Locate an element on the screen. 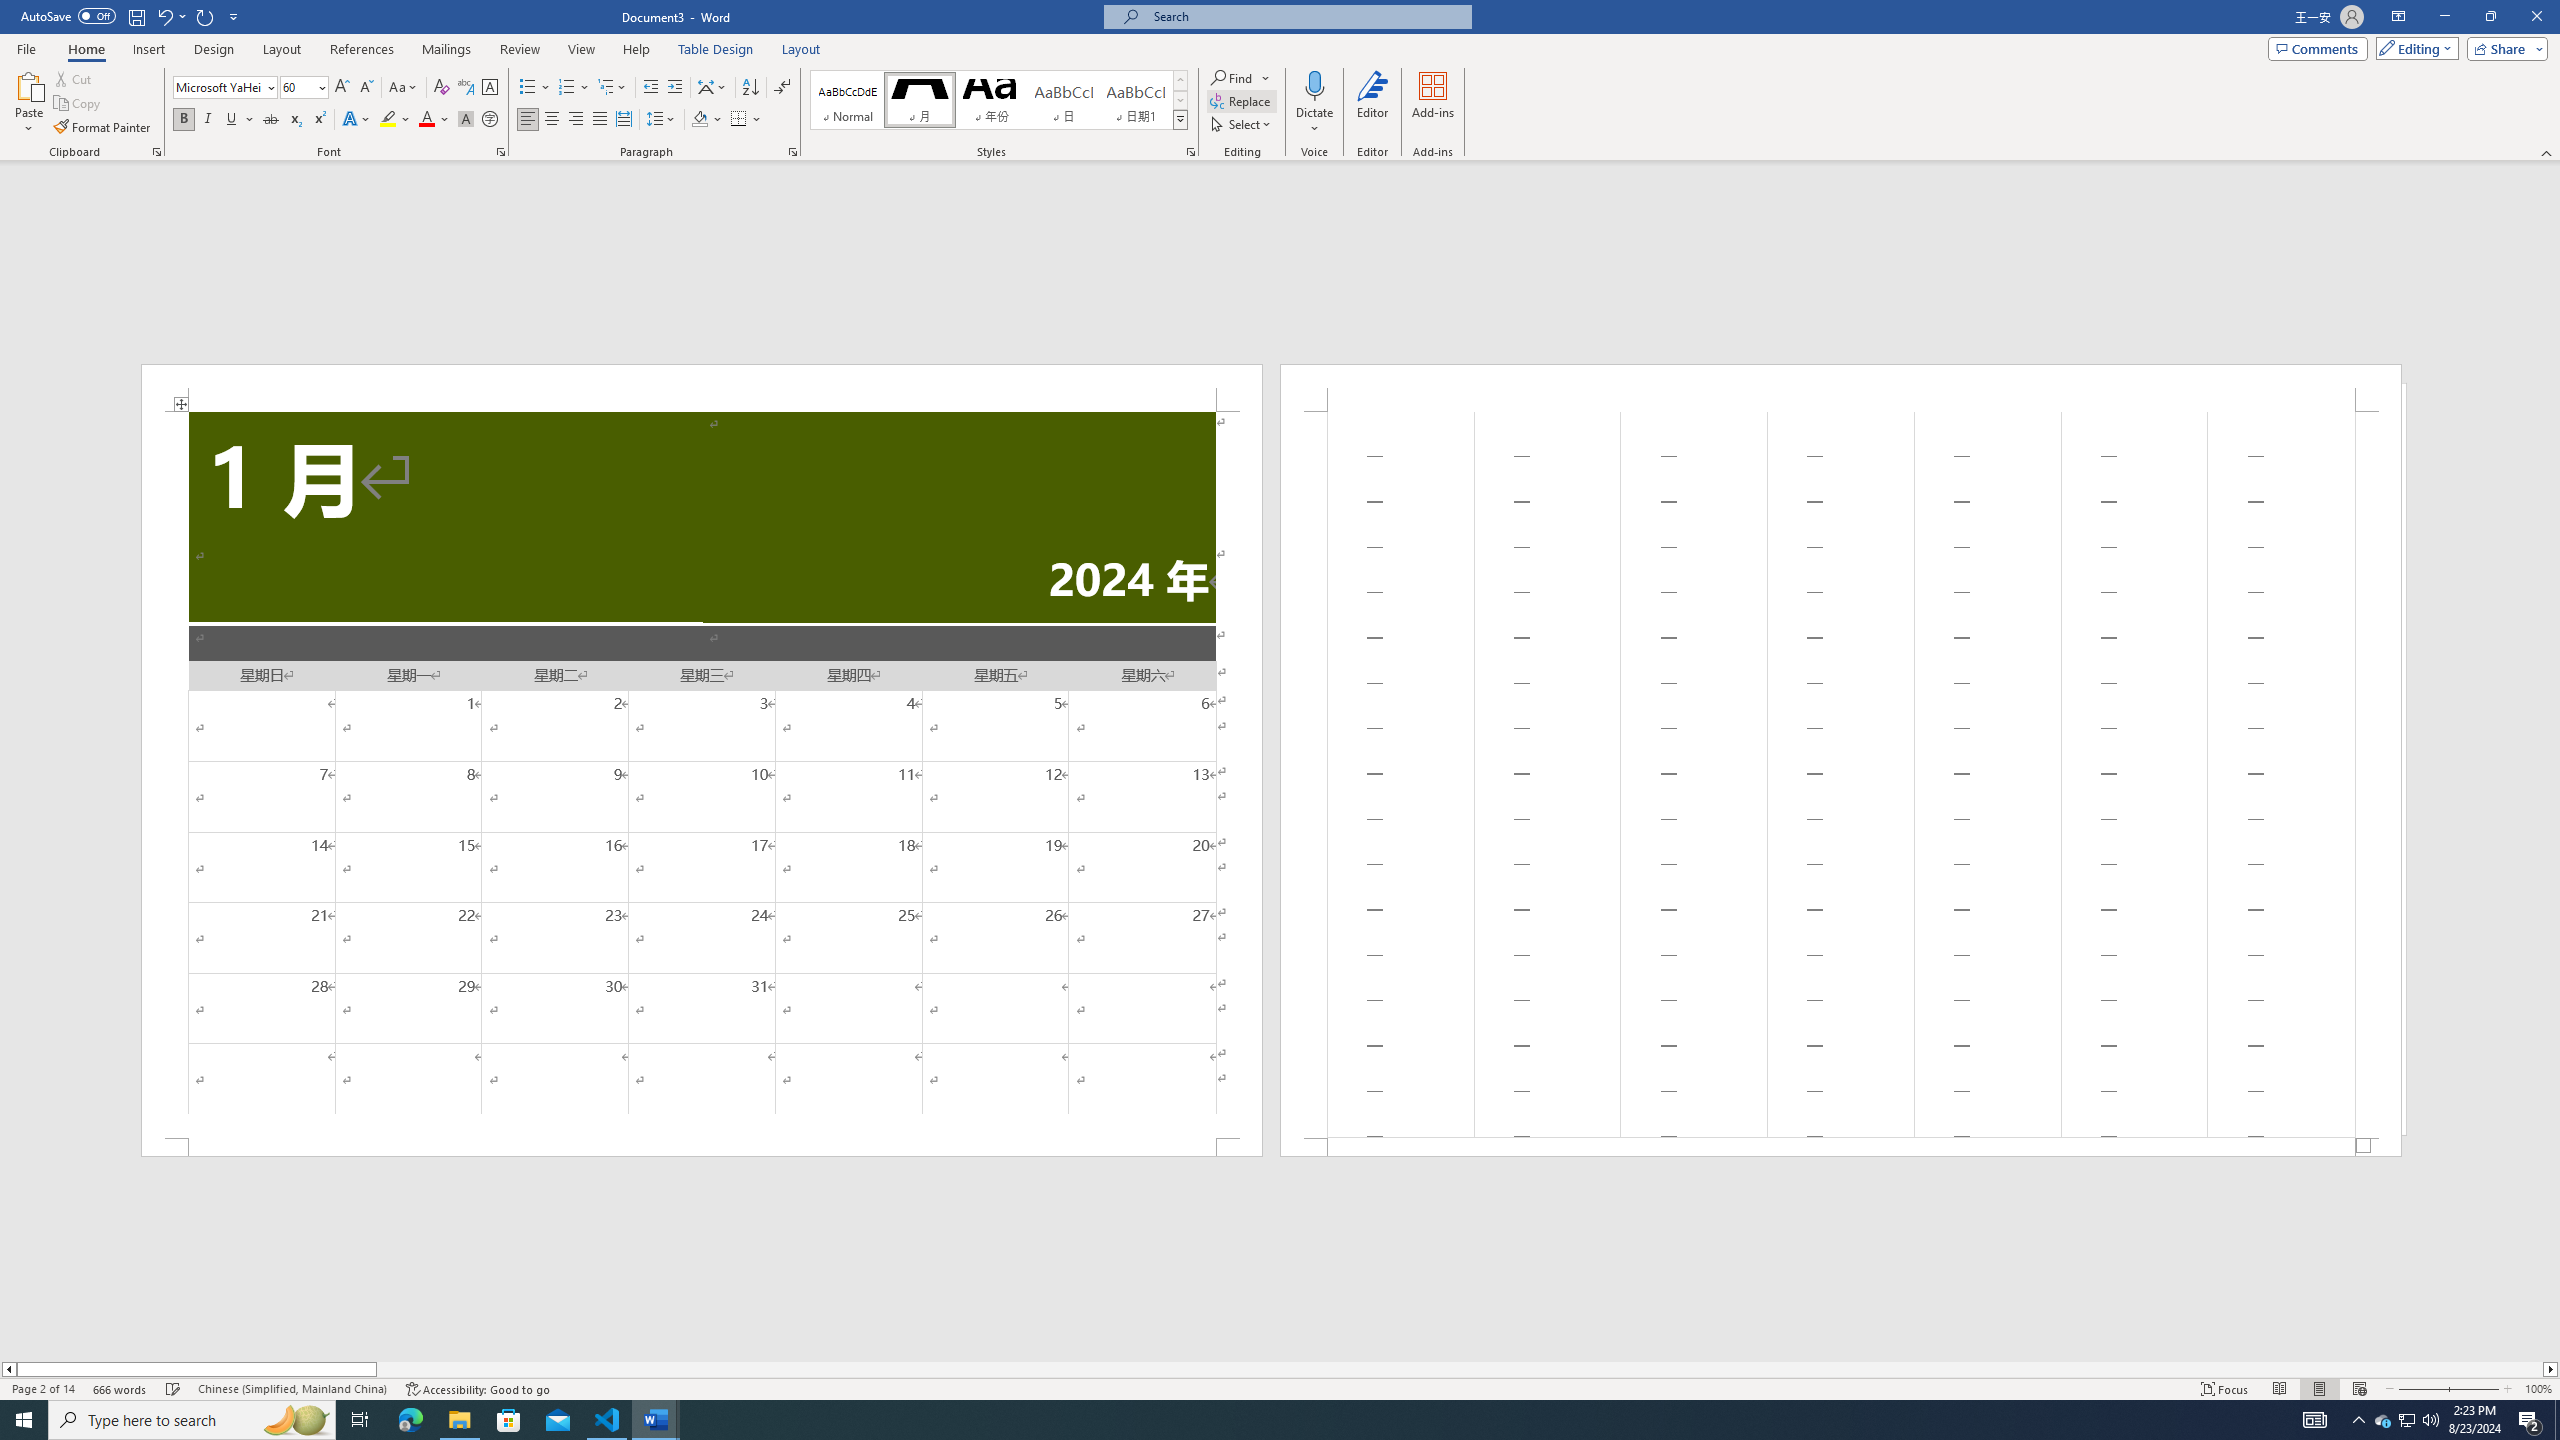 The width and height of the screenshot is (2560, 1440). 'Language Chinese (Simplified, Mainland China)' is located at coordinates (290, 1389).